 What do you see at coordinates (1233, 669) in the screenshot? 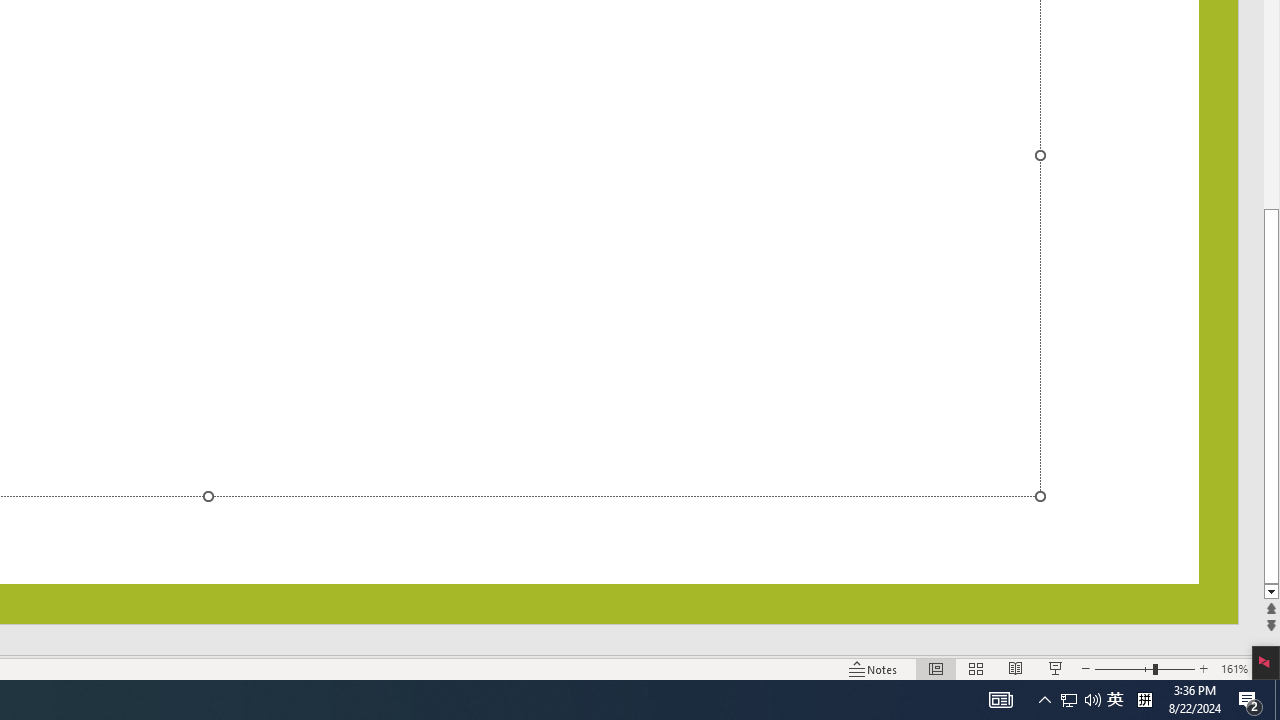
I see `'Zoom 161%'` at bounding box center [1233, 669].